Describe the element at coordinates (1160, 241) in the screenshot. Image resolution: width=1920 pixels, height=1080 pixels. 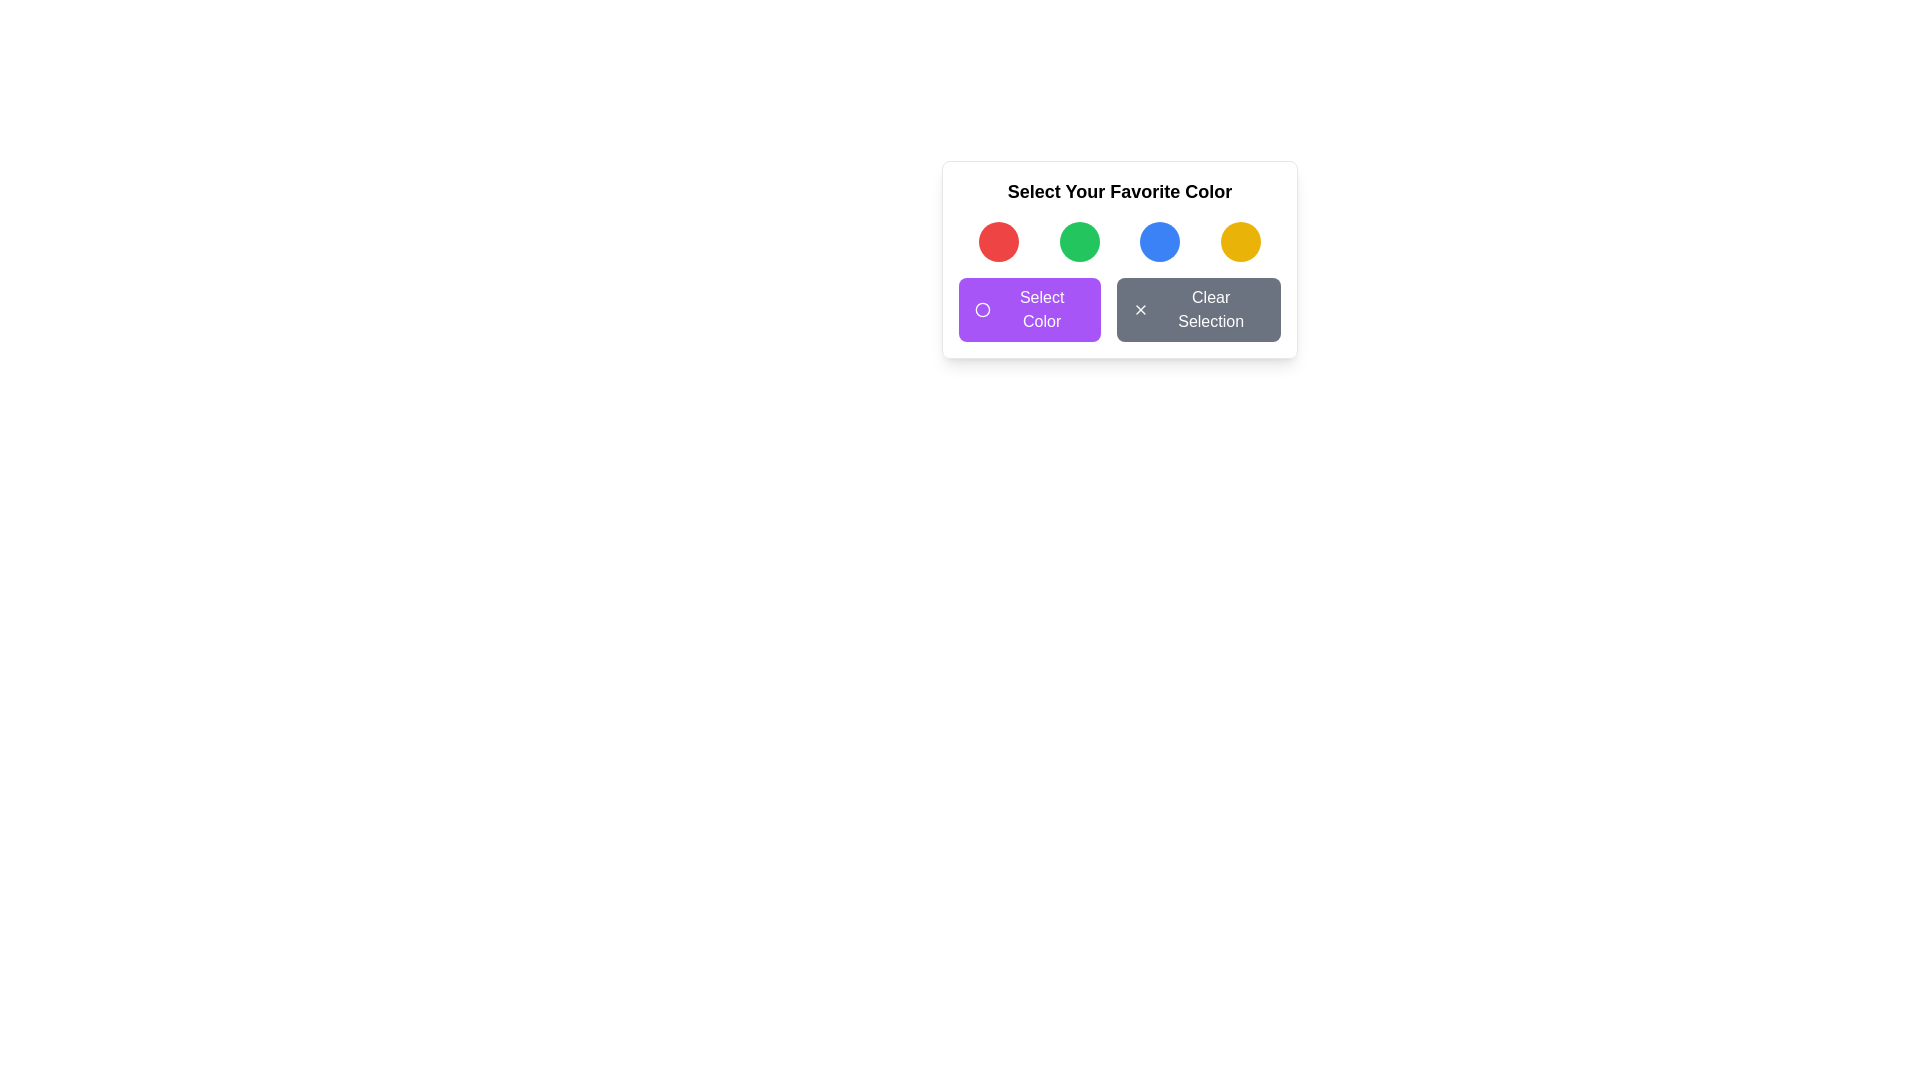
I see `the blue circular button, which is the third button from the left in a row of four circular buttons` at that location.